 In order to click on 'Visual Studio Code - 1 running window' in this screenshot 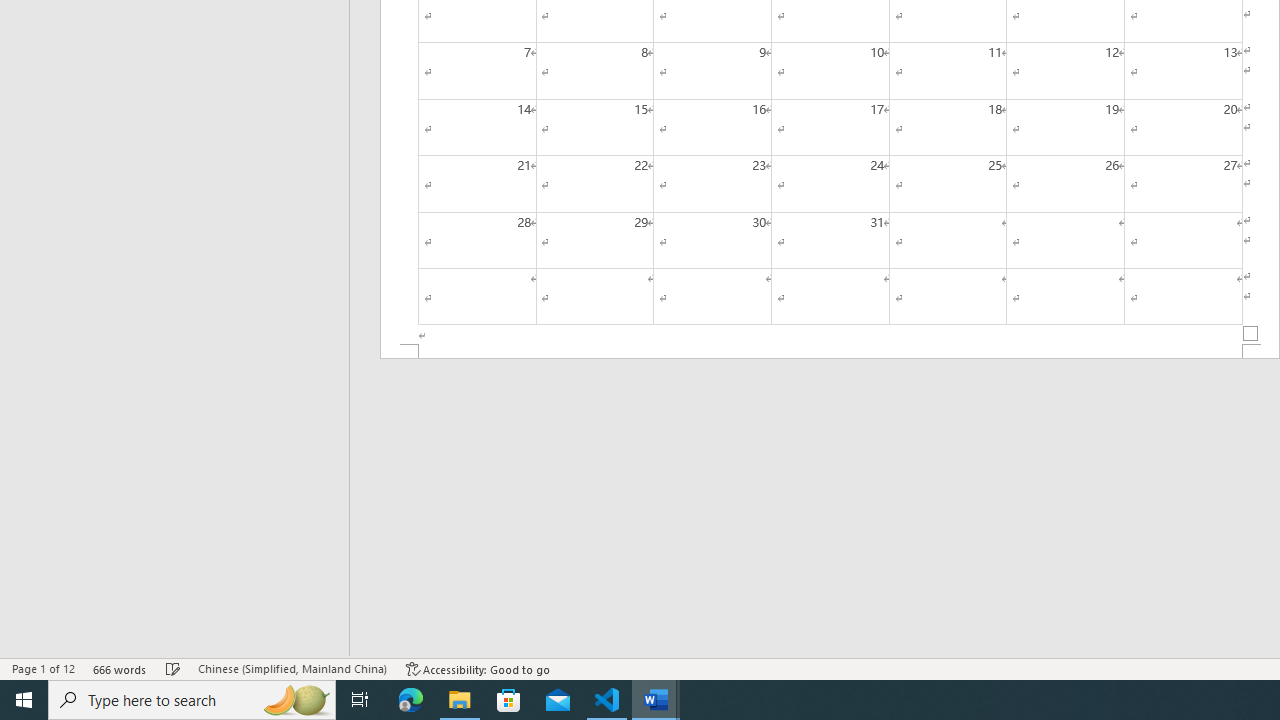, I will do `click(606, 698)`.